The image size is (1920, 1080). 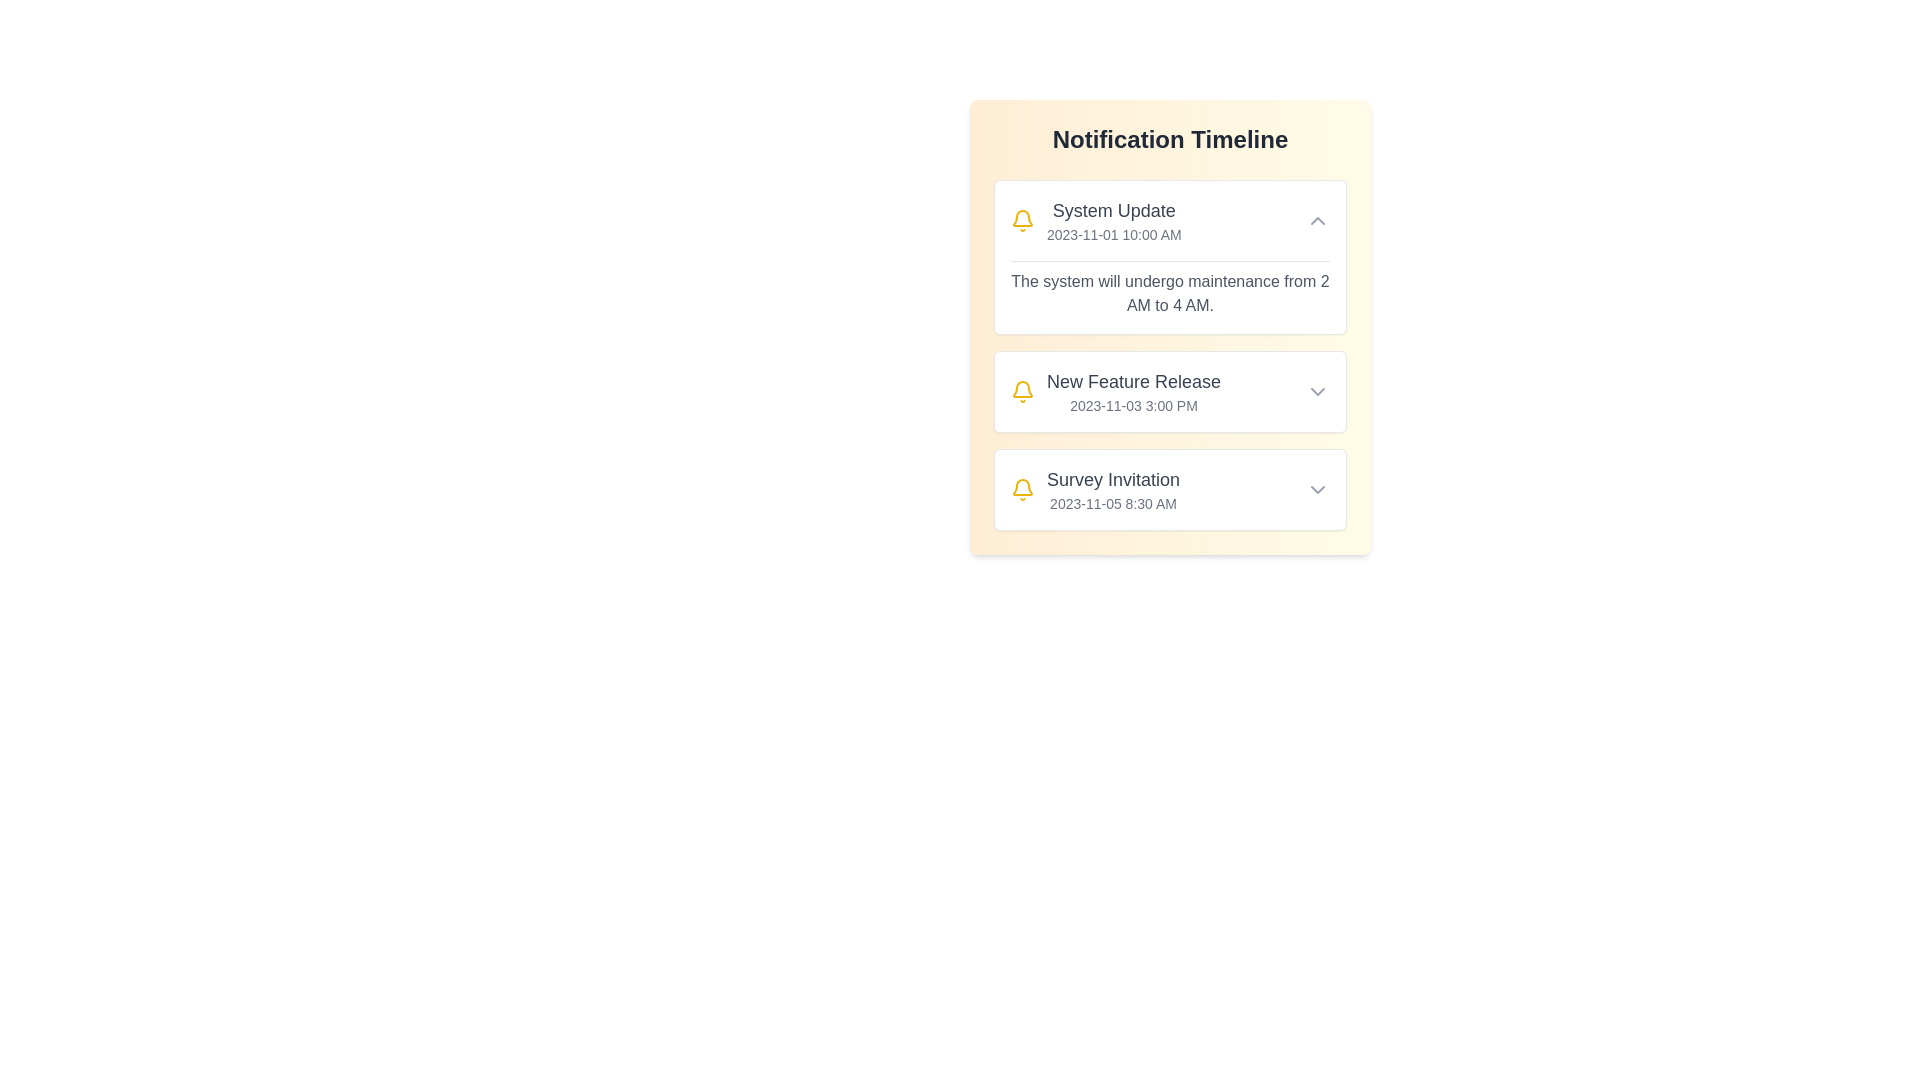 What do you see at coordinates (1134, 392) in the screenshot?
I see `the text label displaying 'New Feature Release' which is the second notification in the timeline interface, positioned between 'System Update' and 'Survey Invitation'` at bounding box center [1134, 392].